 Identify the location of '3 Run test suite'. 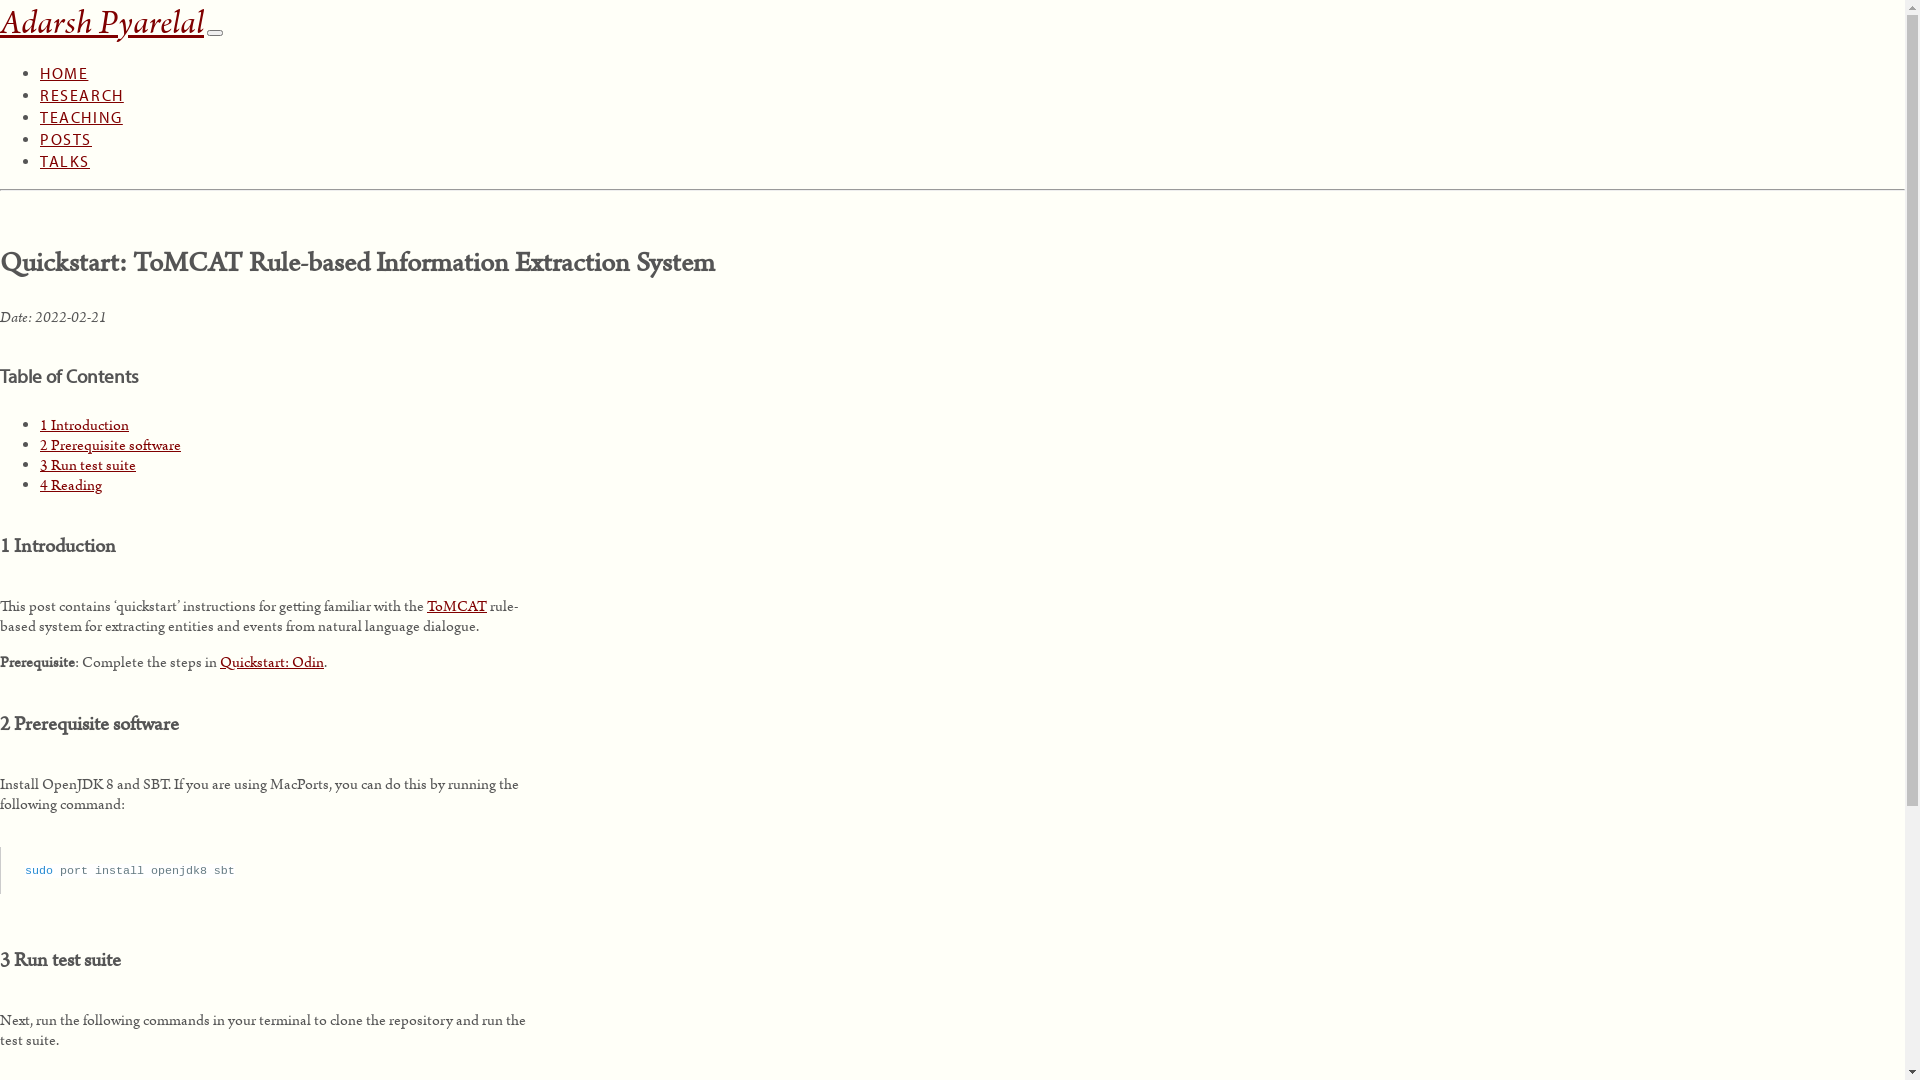
(39, 464).